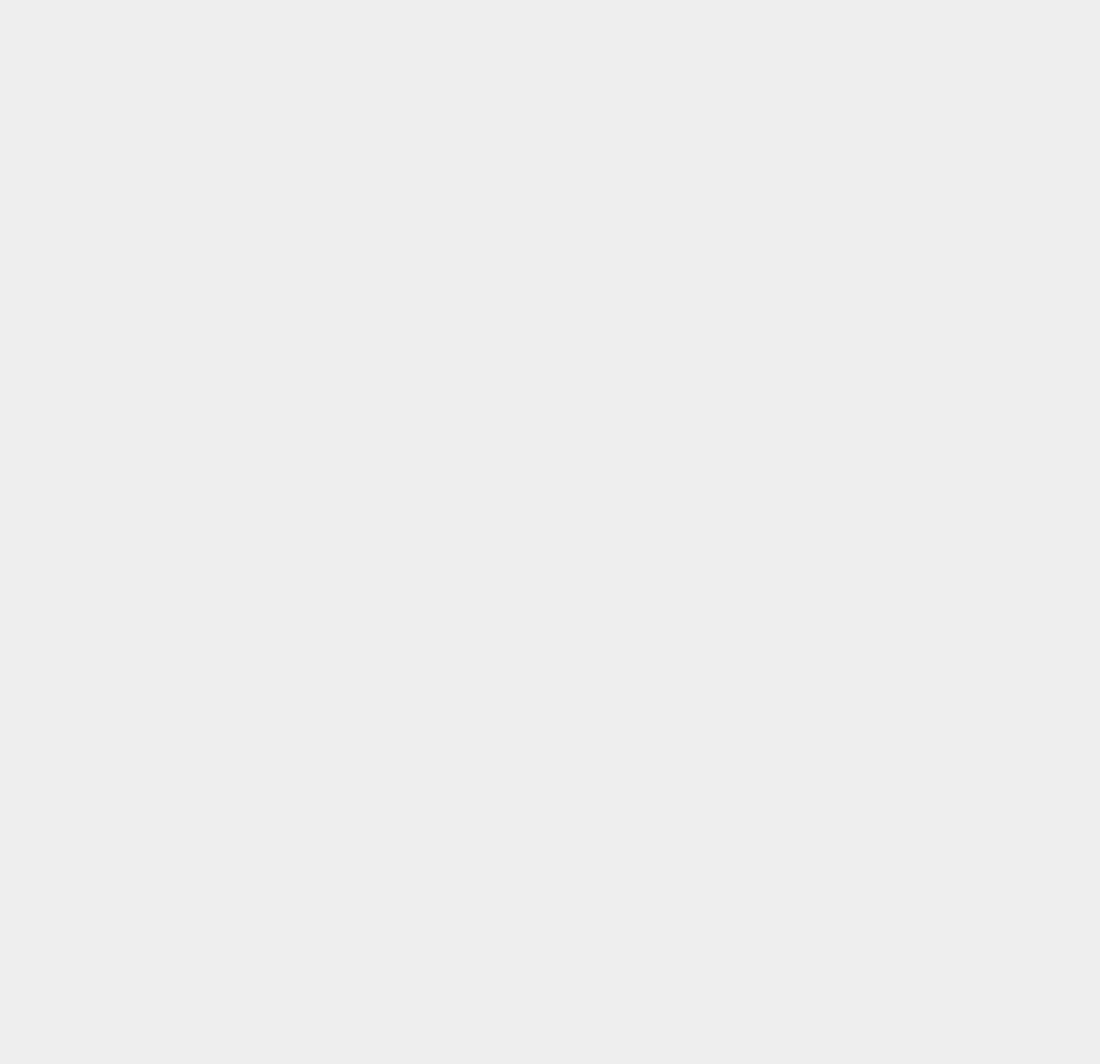 The height and width of the screenshot is (1064, 1100). I want to click on 'WWDC', so click(778, 429).